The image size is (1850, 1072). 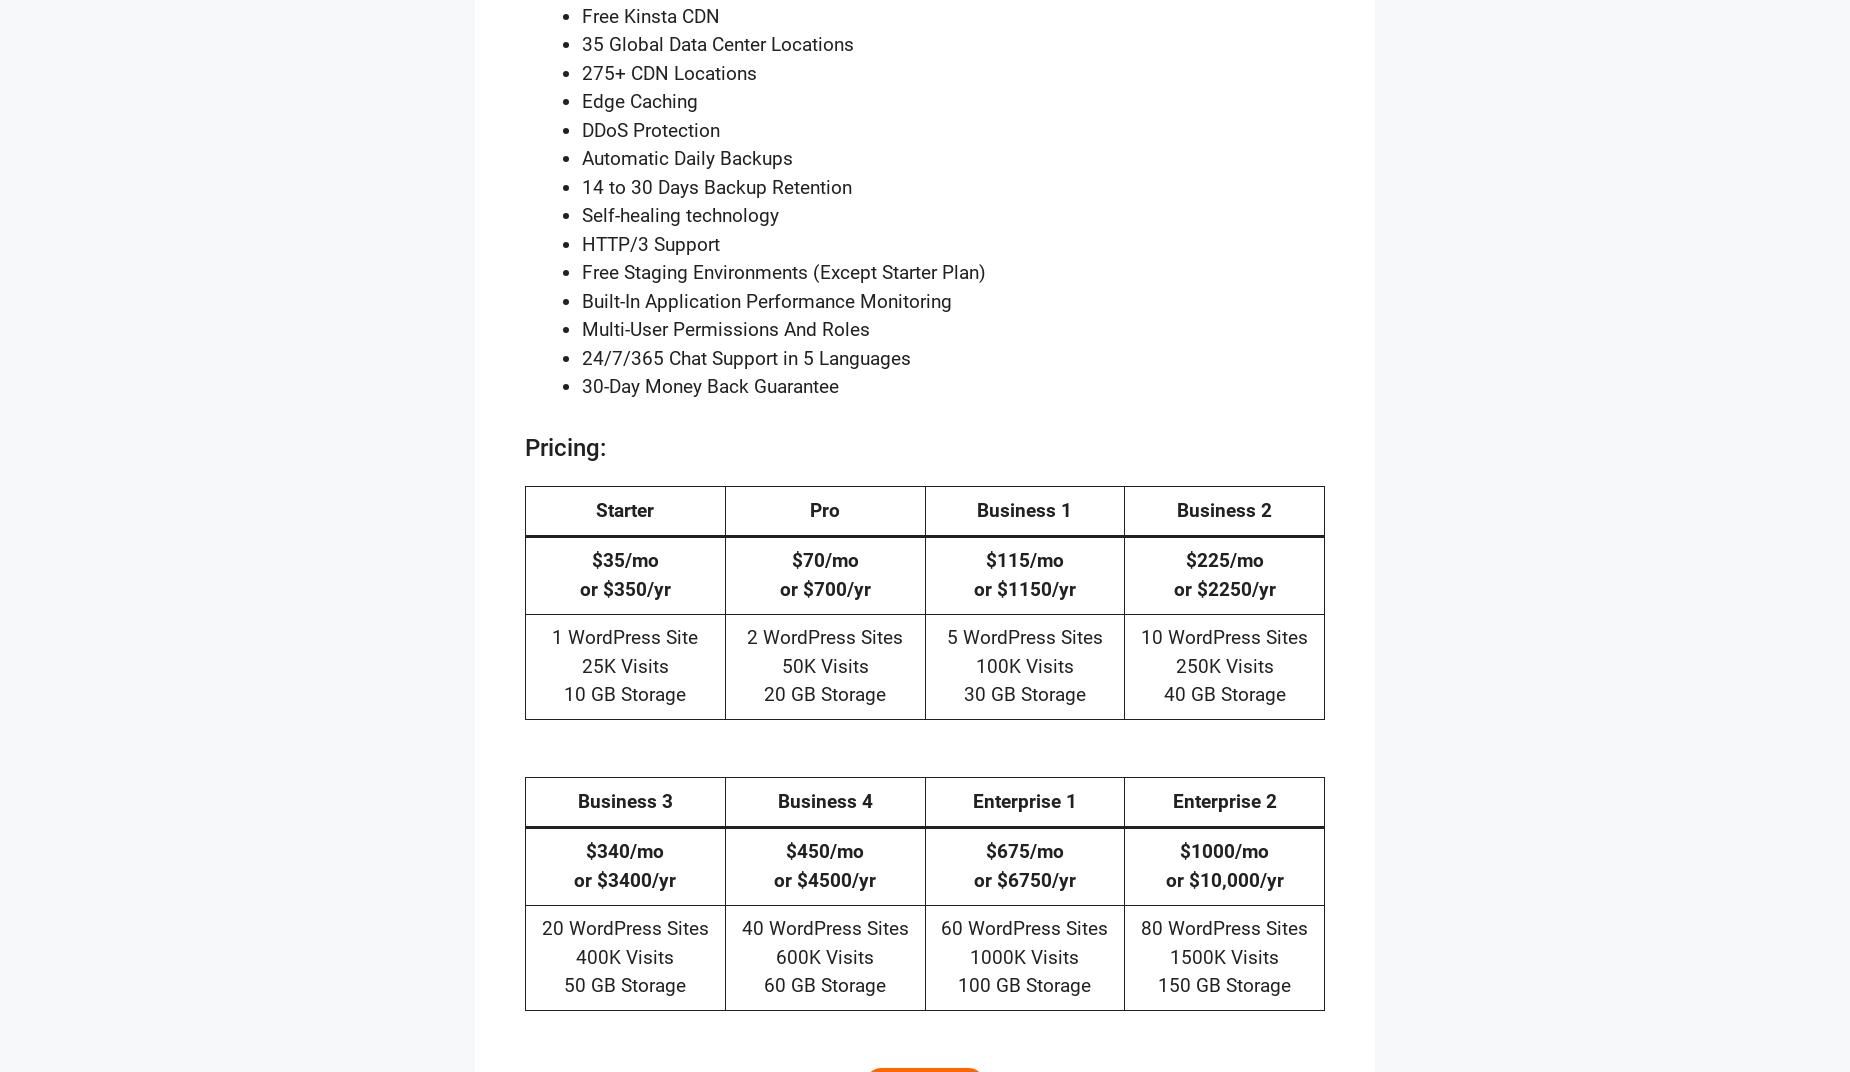 What do you see at coordinates (1023, 509) in the screenshot?
I see `'Business 1'` at bounding box center [1023, 509].